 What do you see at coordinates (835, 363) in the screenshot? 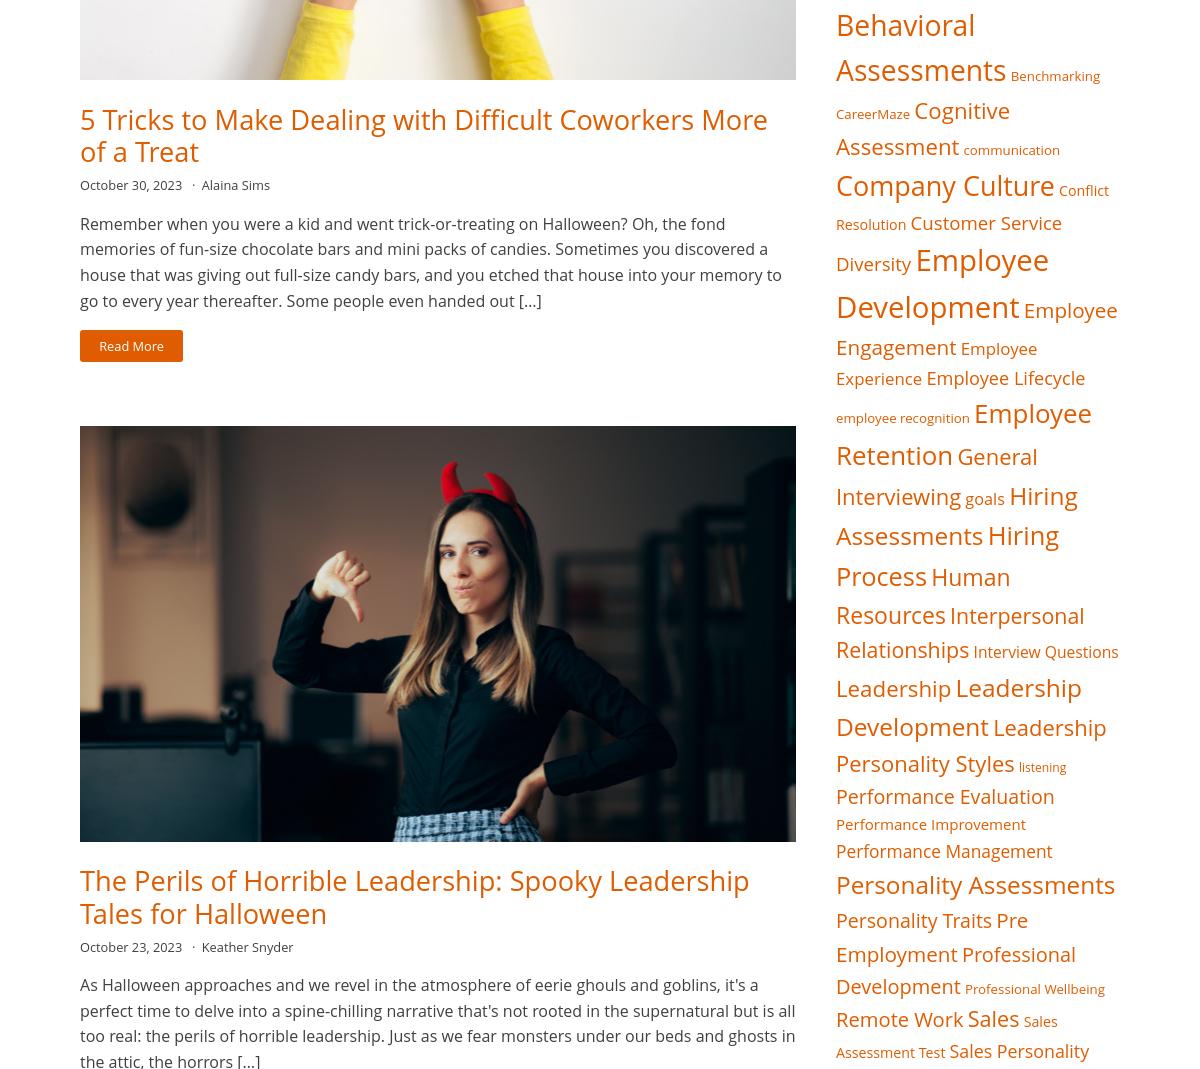
I see `'Employee Experience'` at bounding box center [835, 363].